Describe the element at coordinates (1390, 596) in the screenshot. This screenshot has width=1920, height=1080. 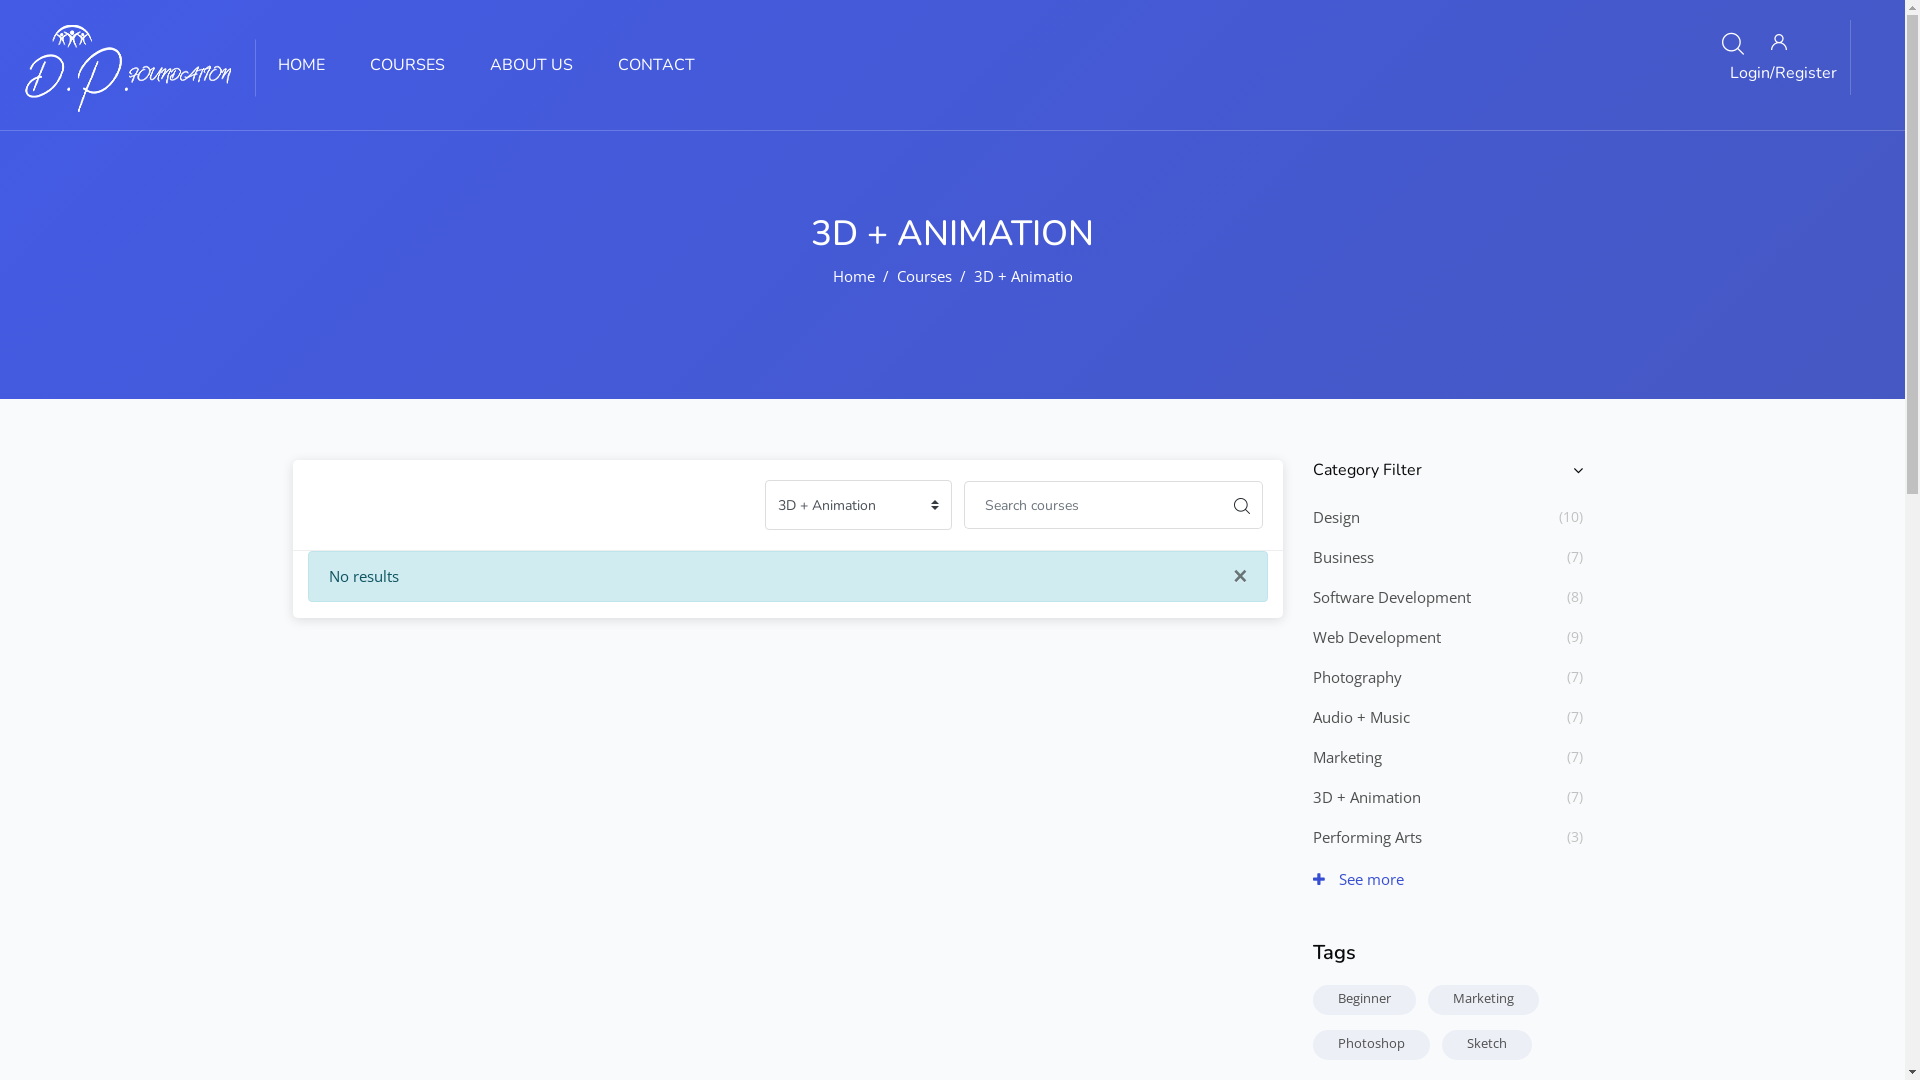
I see `'Software Development` at that location.